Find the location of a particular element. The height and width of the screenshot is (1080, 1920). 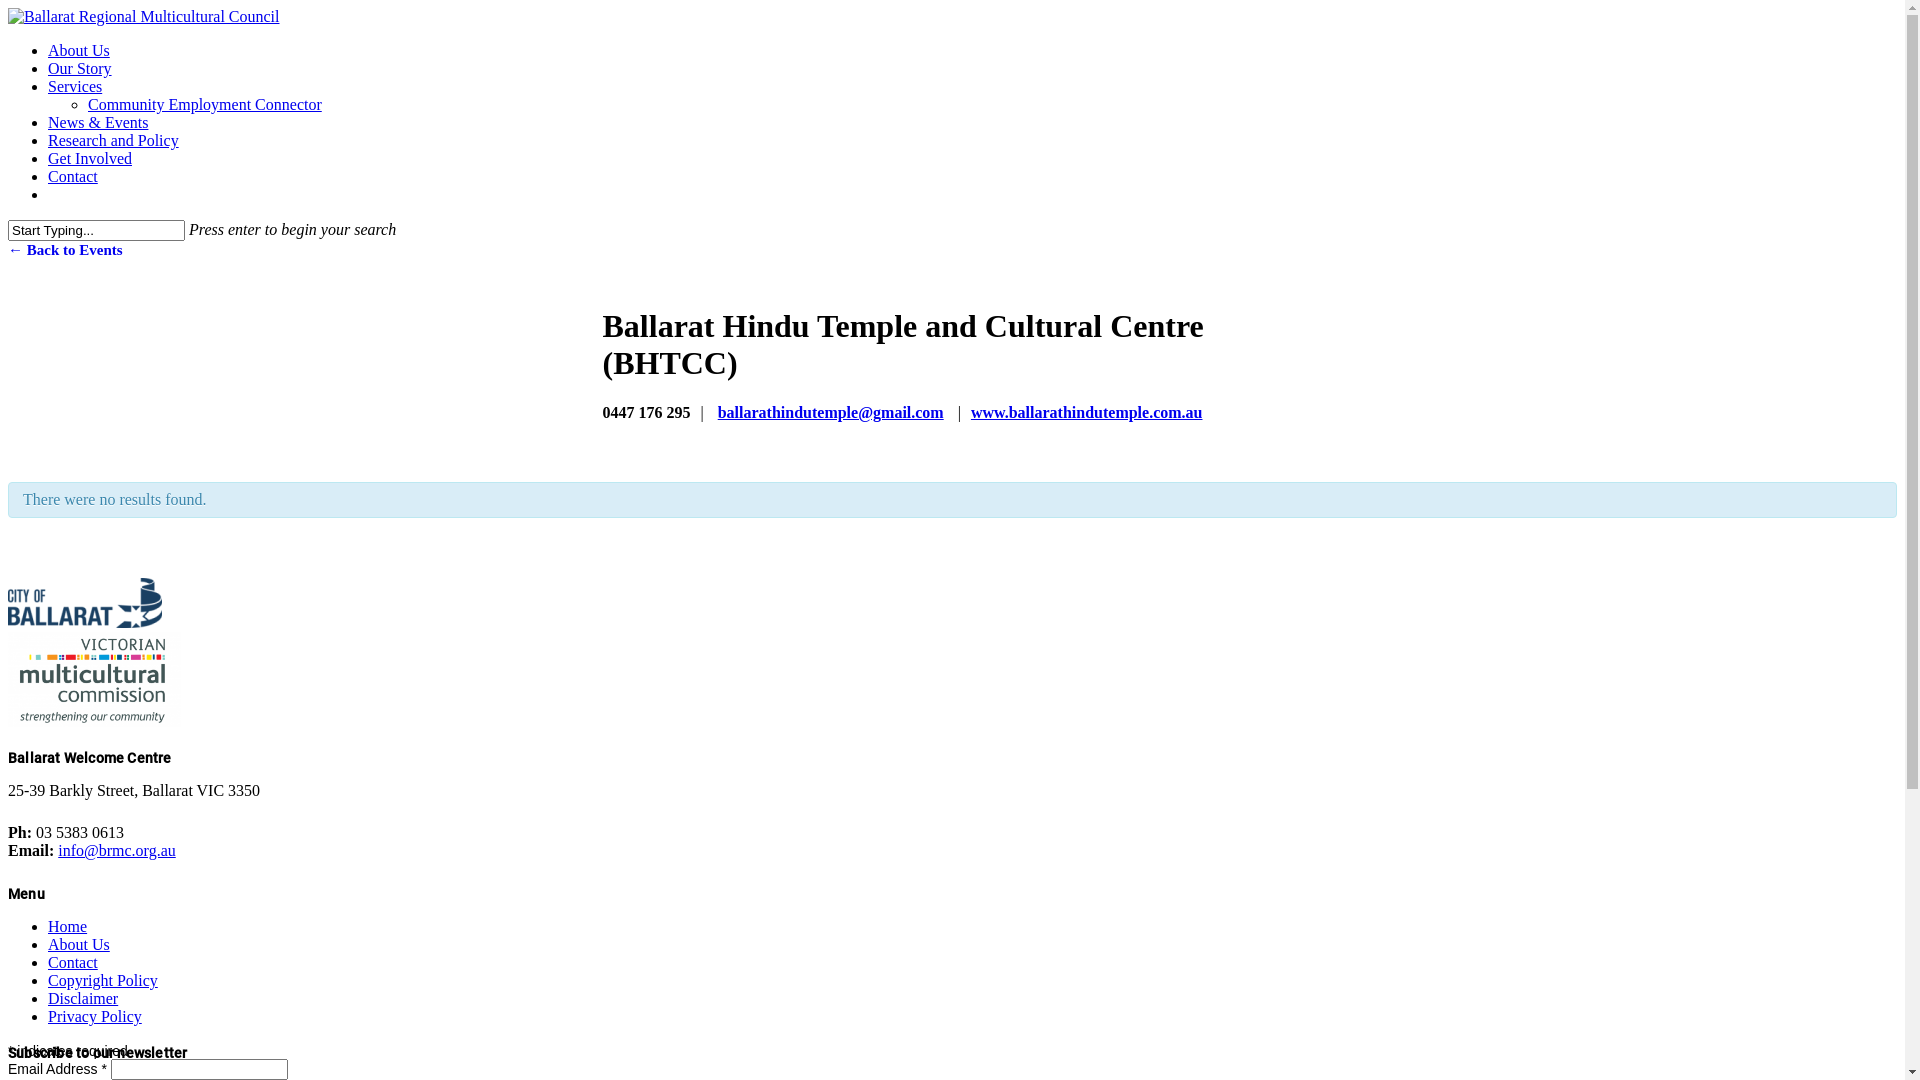

'Privacy Policy' is located at coordinates (48, 1016).